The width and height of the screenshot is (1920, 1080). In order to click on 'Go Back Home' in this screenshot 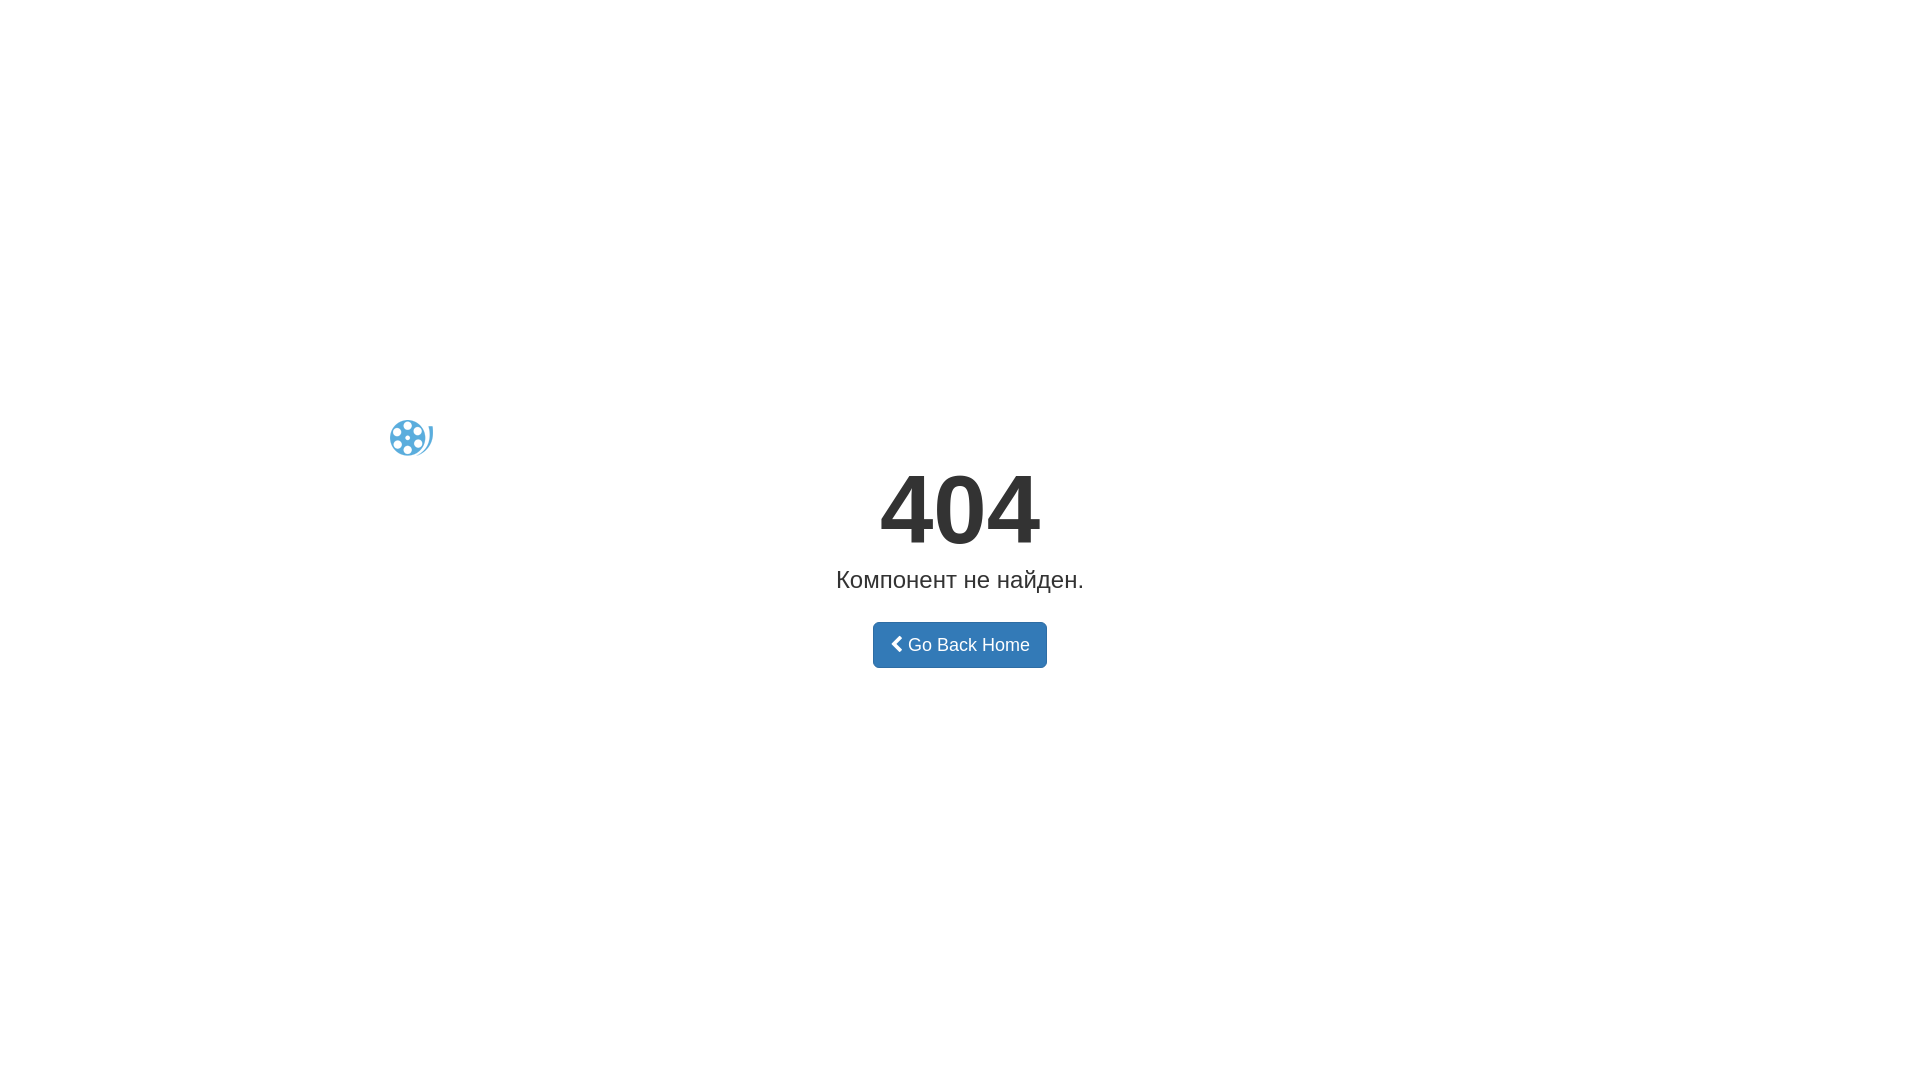, I will do `click(960, 644)`.